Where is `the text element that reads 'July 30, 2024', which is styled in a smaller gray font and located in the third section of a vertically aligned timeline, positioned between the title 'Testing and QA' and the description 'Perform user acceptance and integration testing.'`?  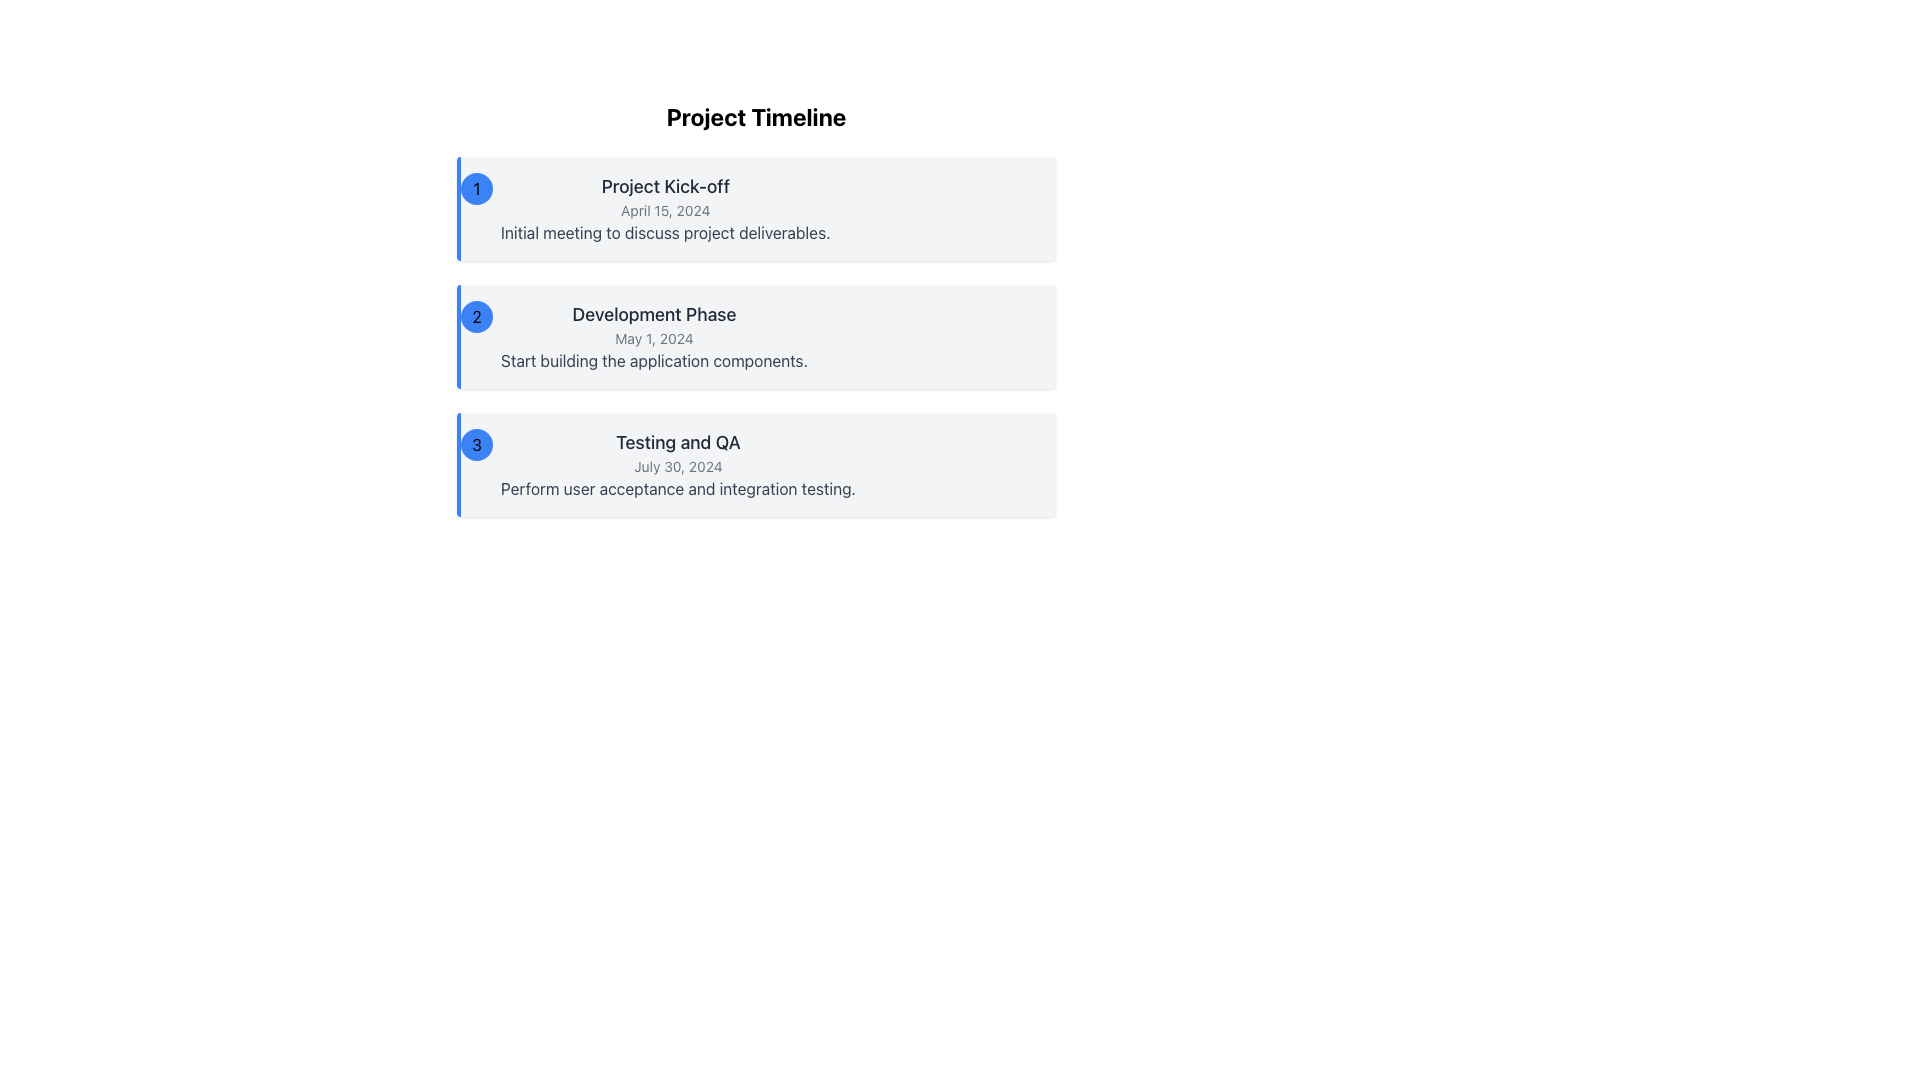
the text element that reads 'July 30, 2024', which is styled in a smaller gray font and located in the third section of a vertically aligned timeline, positioned between the title 'Testing and QA' and the description 'Perform user acceptance and integration testing.' is located at coordinates (678, 466).